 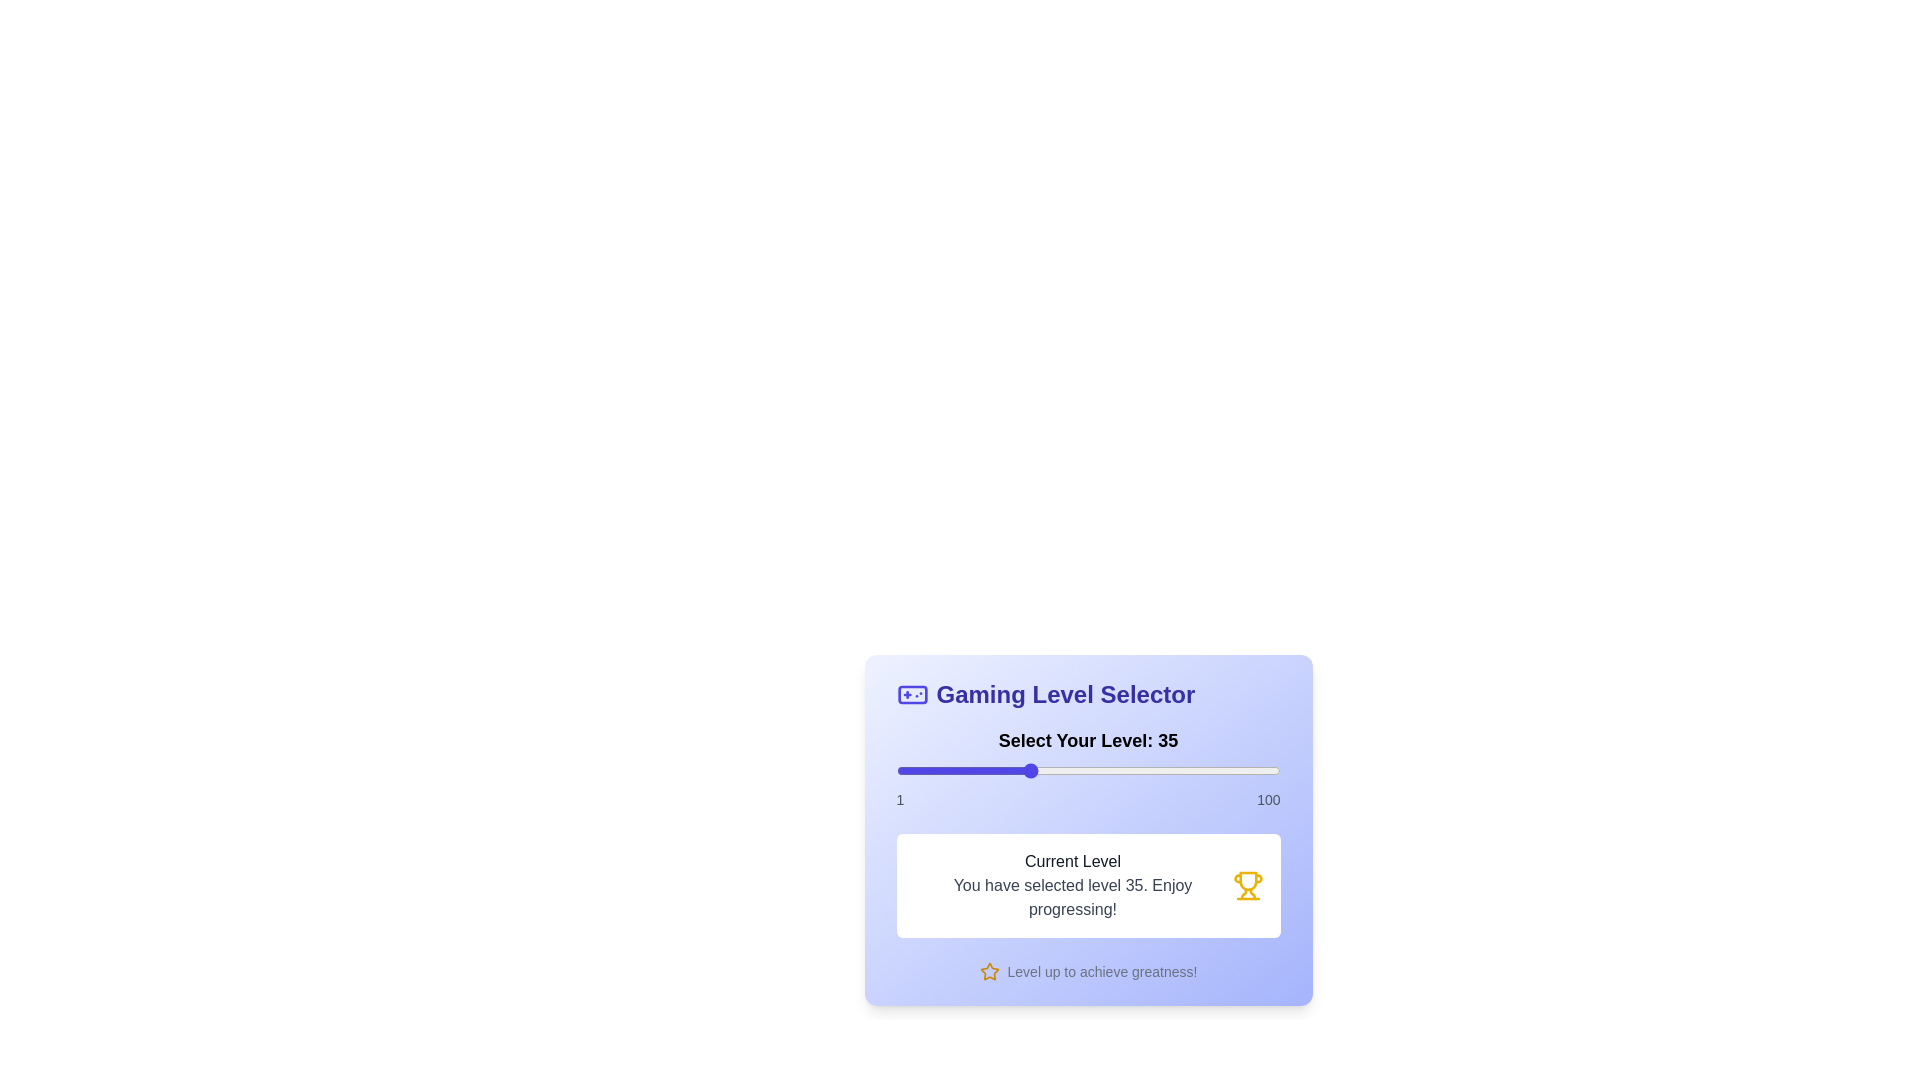 I want to click on the gaming level, so click(x=1116, y=770).